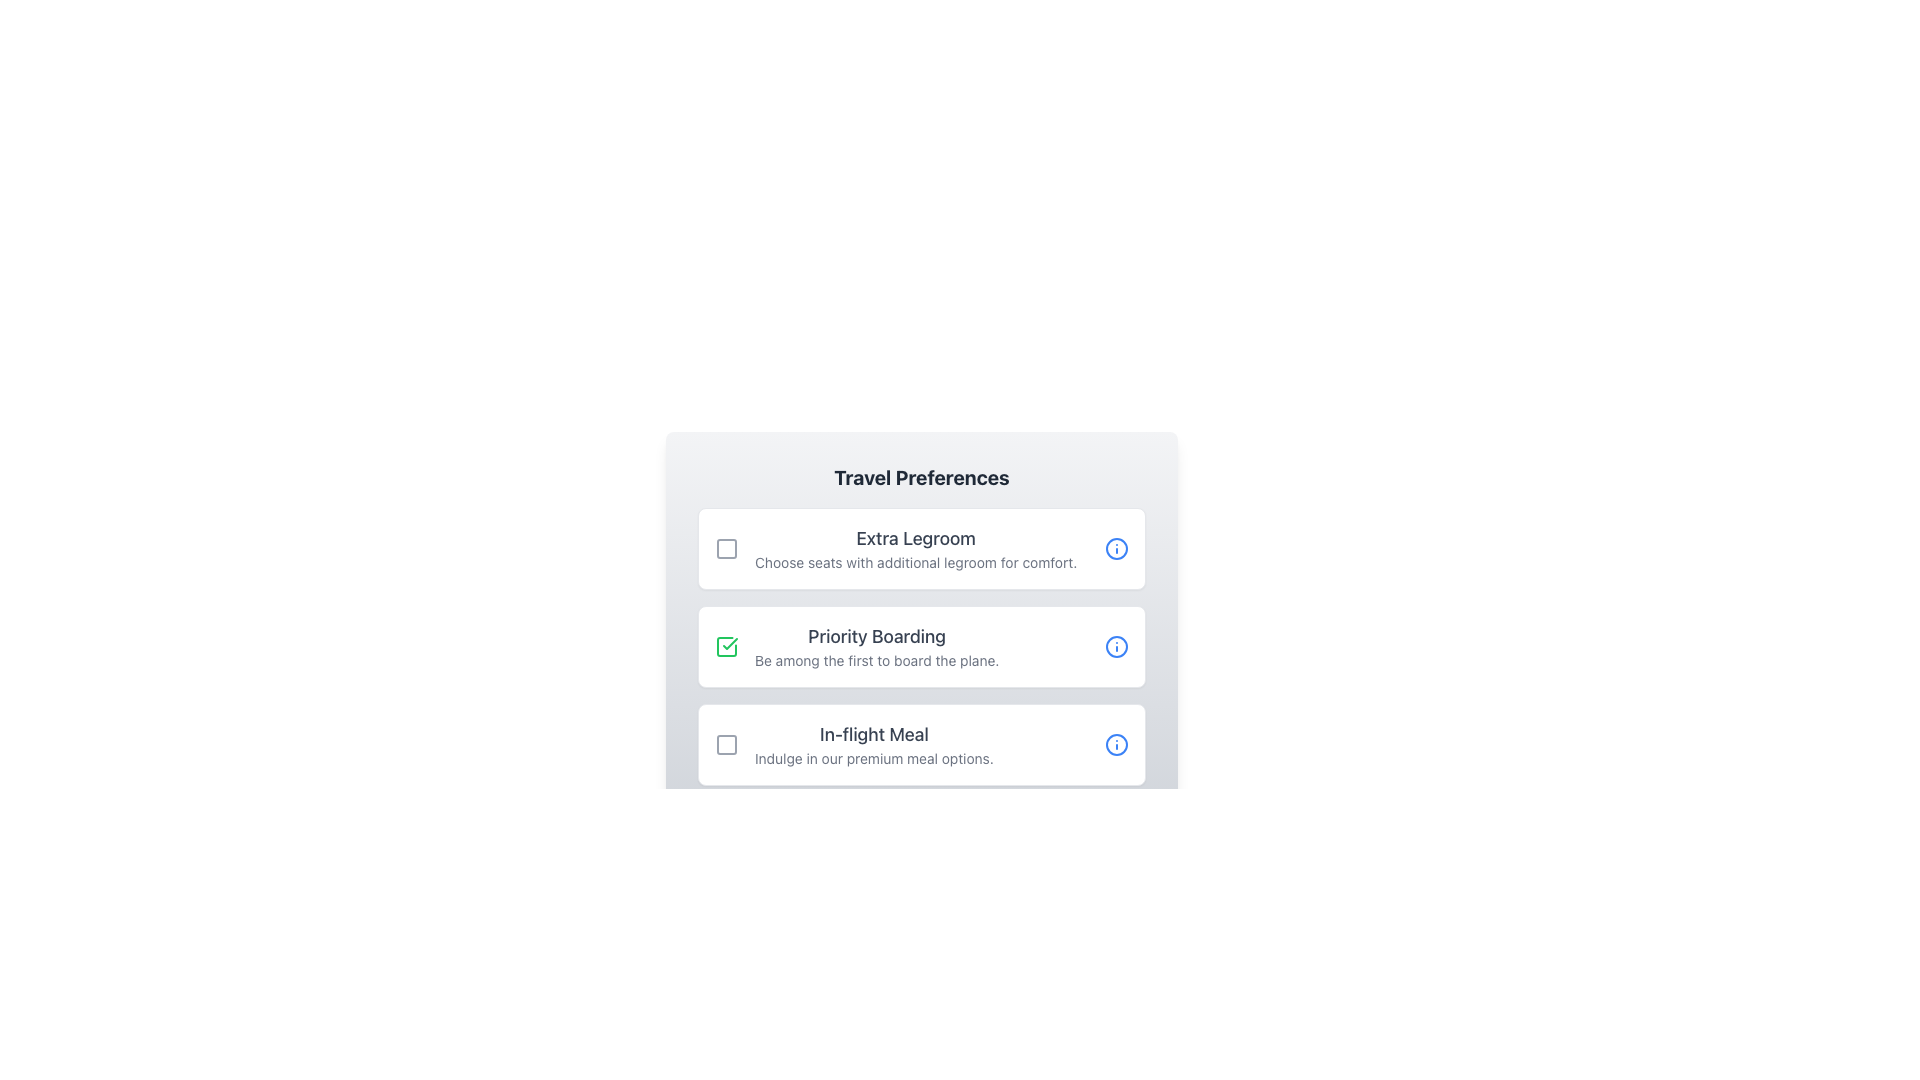 This screenshot has width=1920, height=1080. What do you see at coordinates (874, 744) in the screenshot?
I see `the text description block that informs users about in-flight meal options, which is the third item in the 'Travel Preferences' panel, located between 'Priority Boarding' and subsequent items` at bounding box center [874, 744].